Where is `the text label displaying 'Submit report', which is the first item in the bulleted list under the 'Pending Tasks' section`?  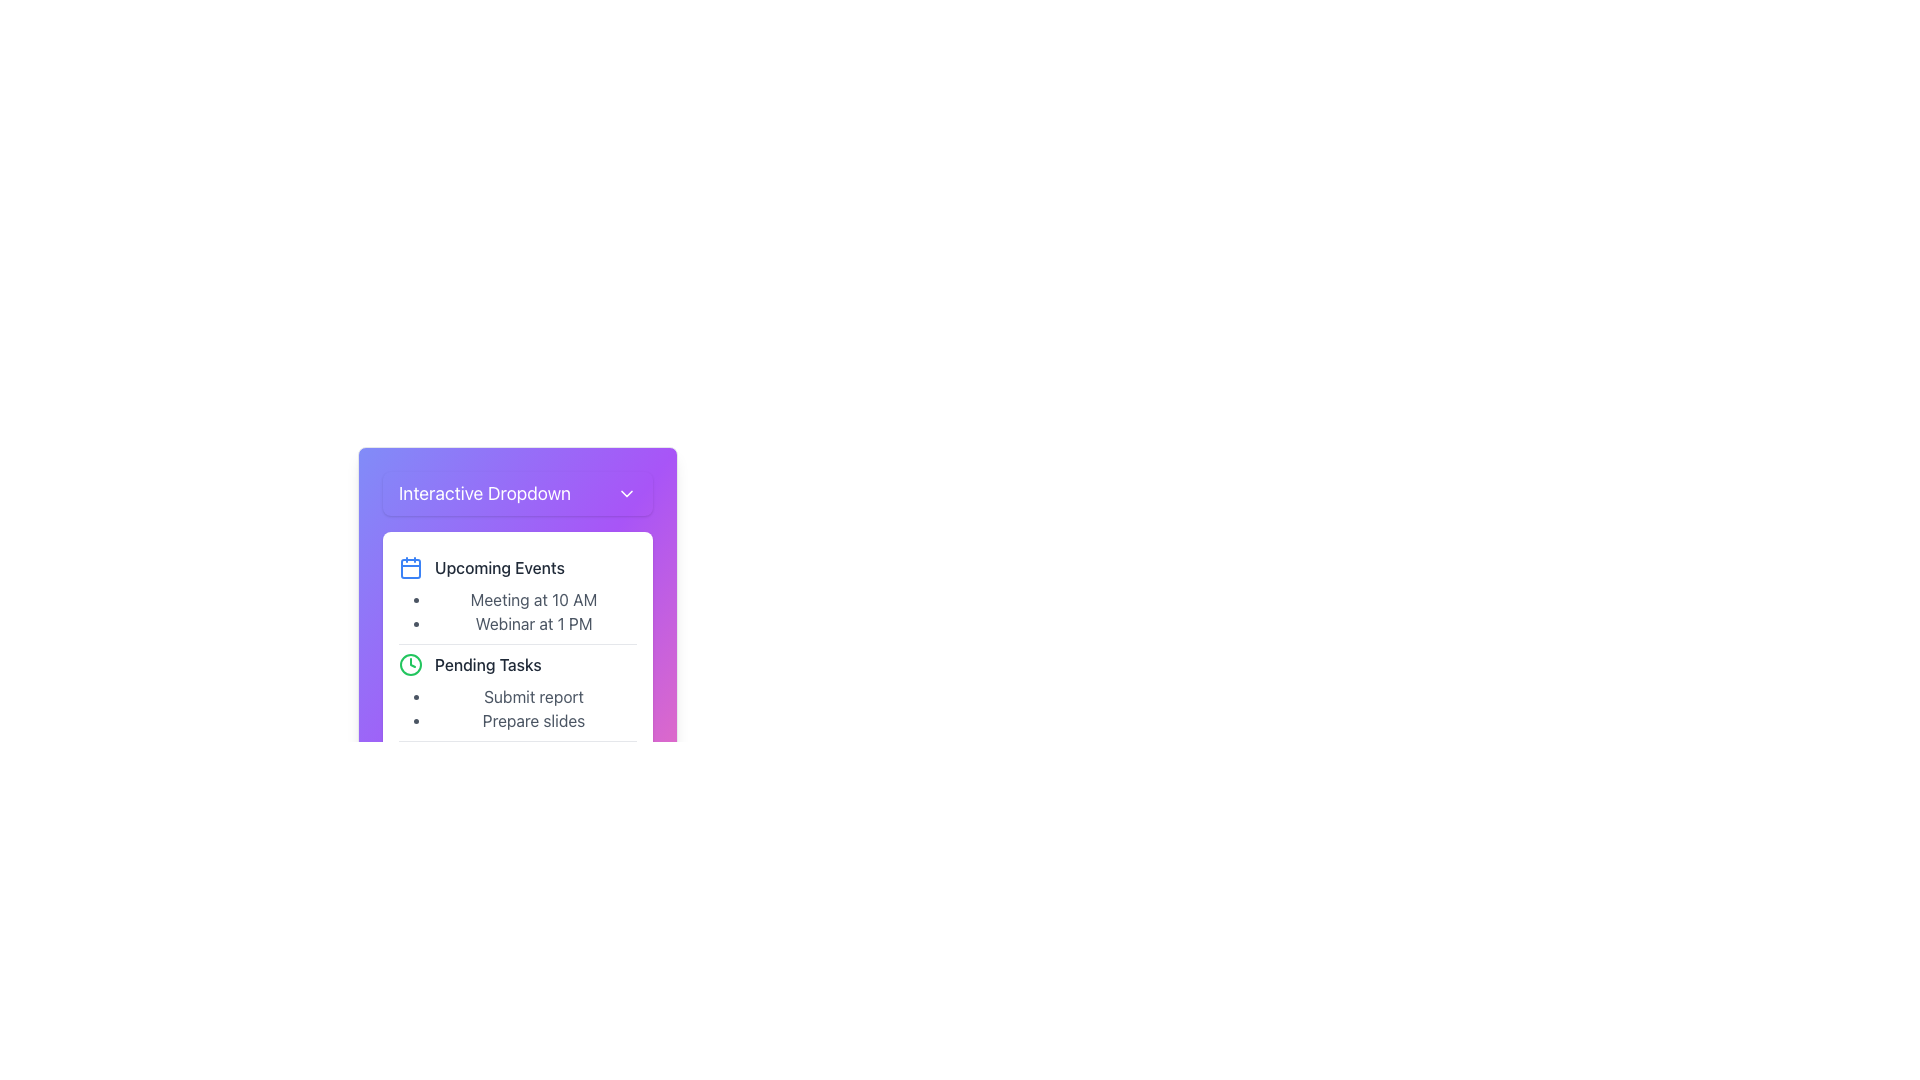 the text label displaying 'Submit report', which is the first item in the bulleted list under the 'Pending Tasks' section is located at coordinates (533, 696).